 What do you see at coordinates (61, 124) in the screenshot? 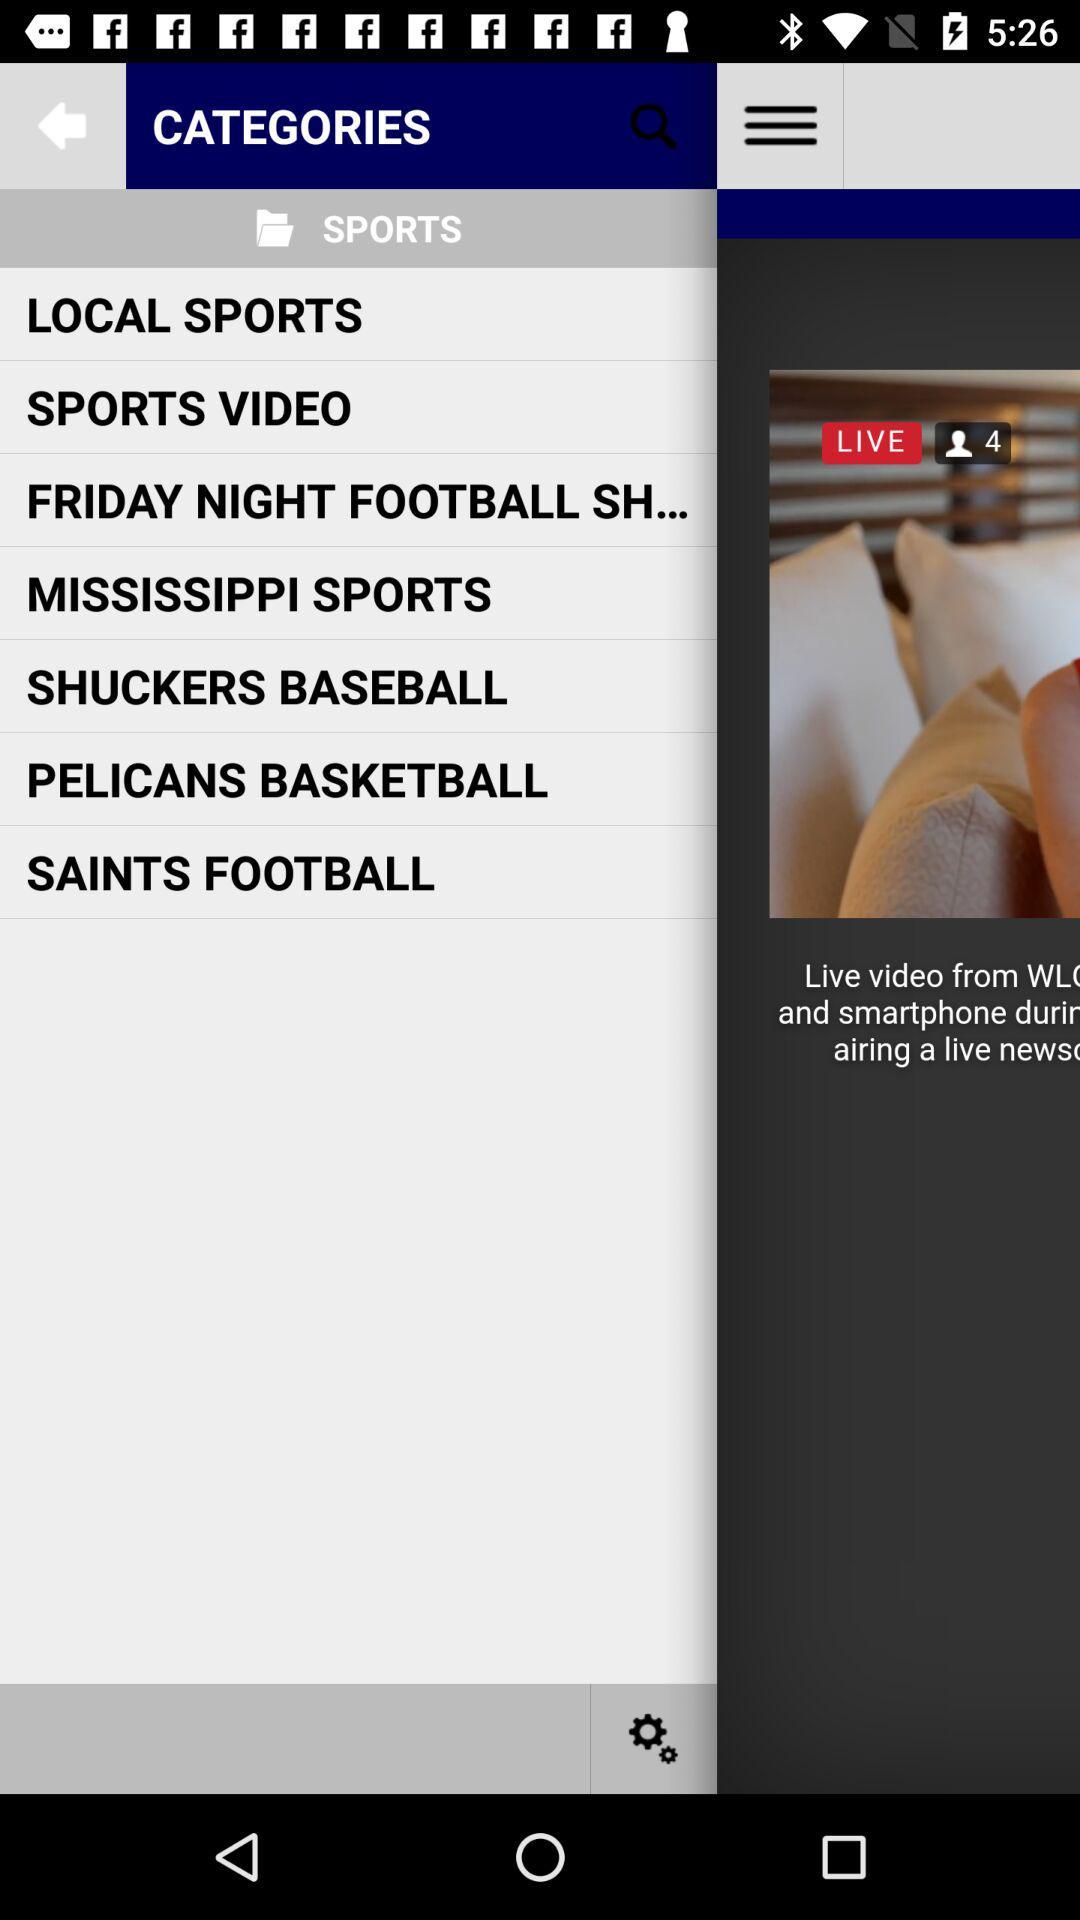
I see `the arrow_backward icon` at bounding box center [61, 124].